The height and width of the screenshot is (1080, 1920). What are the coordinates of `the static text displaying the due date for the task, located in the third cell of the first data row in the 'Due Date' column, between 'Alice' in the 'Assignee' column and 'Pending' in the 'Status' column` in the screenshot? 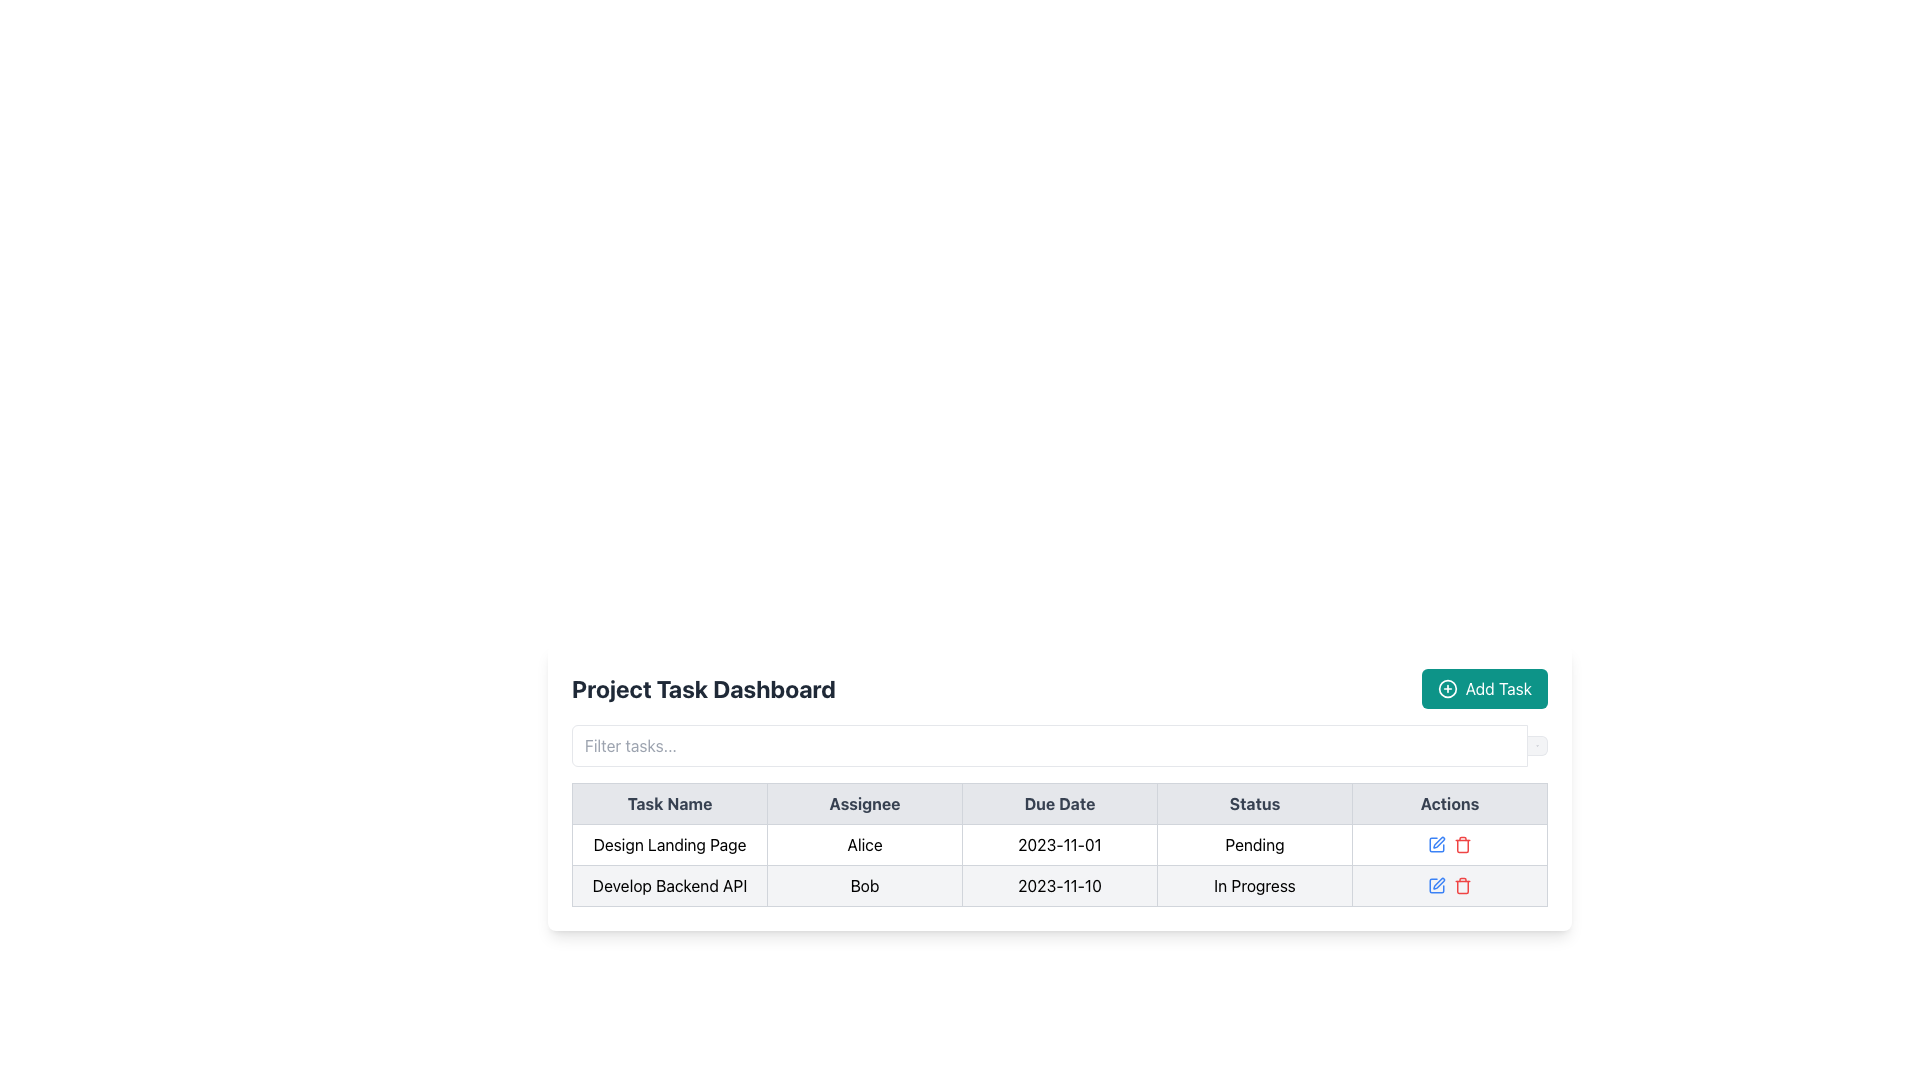 It's located at (1059, 844).